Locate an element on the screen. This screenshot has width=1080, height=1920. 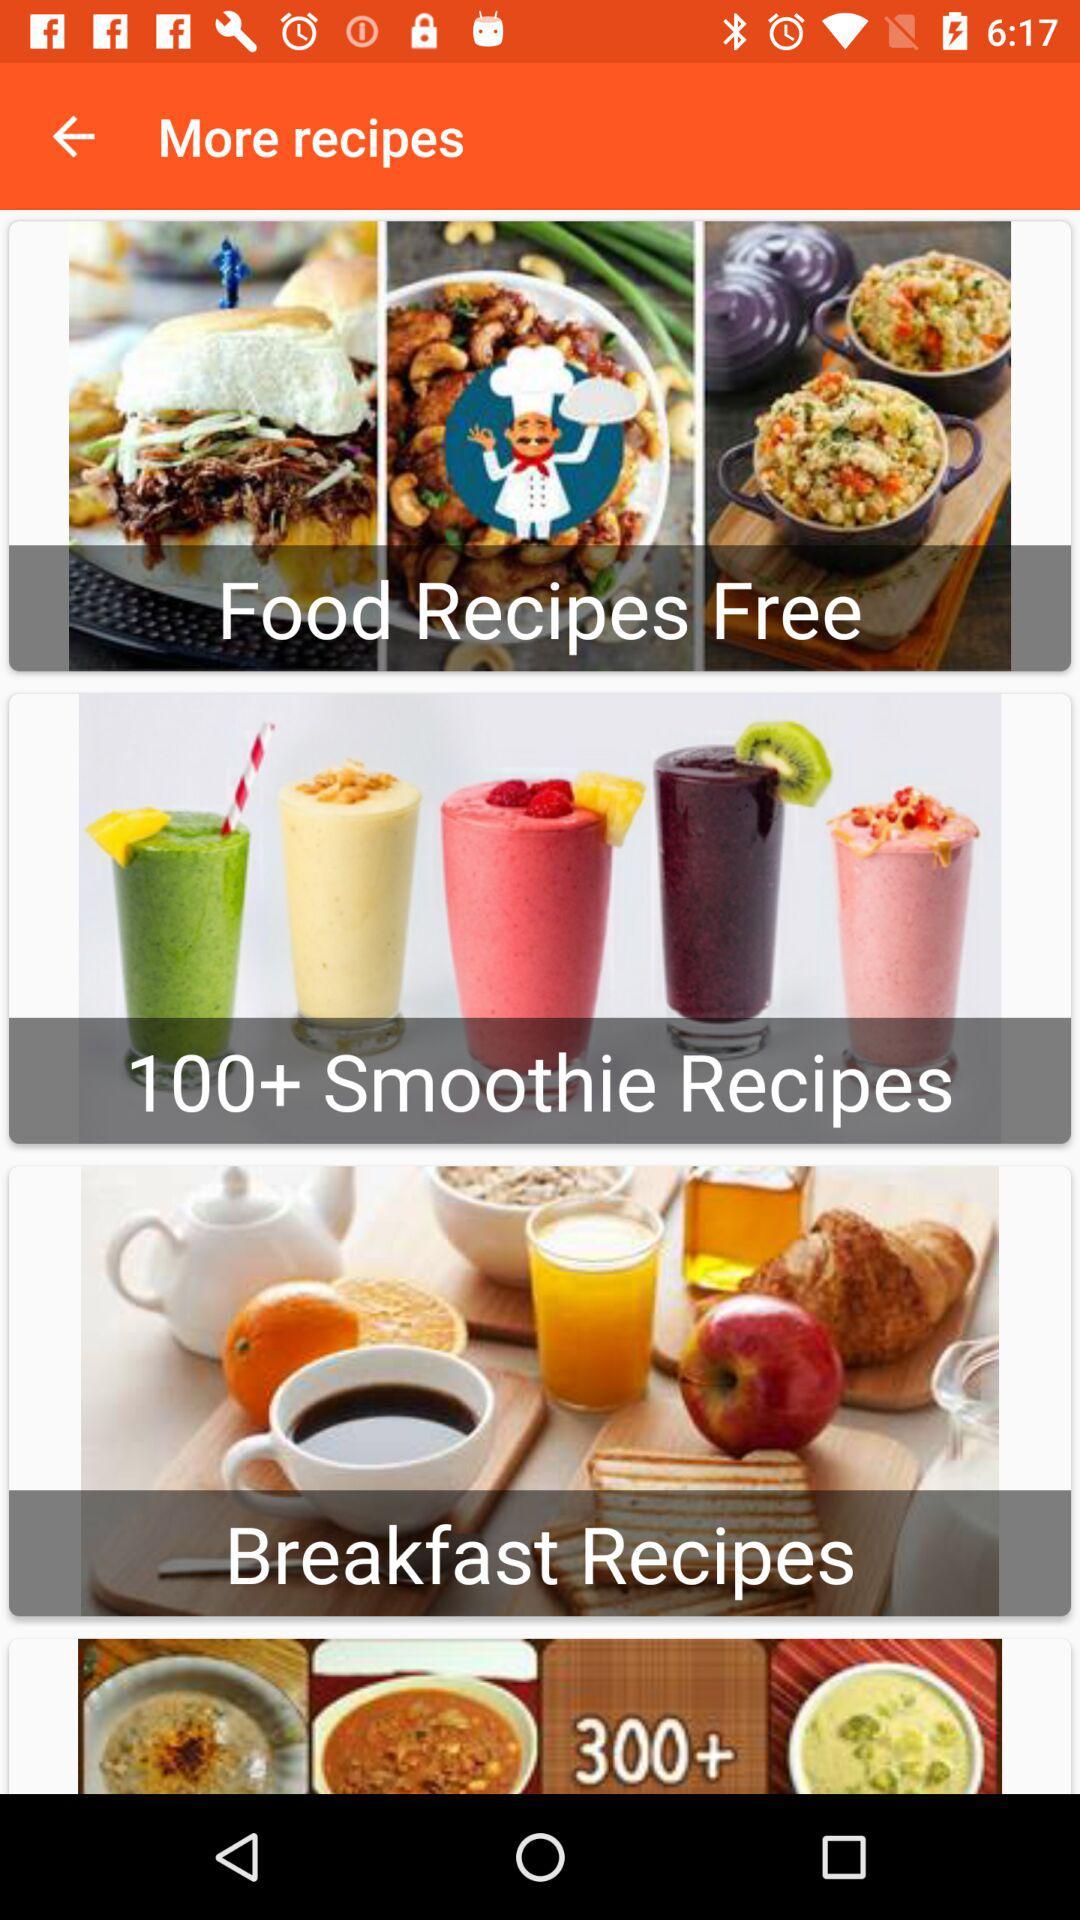
the item next to more recipes item is located at coordinates (72, 135).